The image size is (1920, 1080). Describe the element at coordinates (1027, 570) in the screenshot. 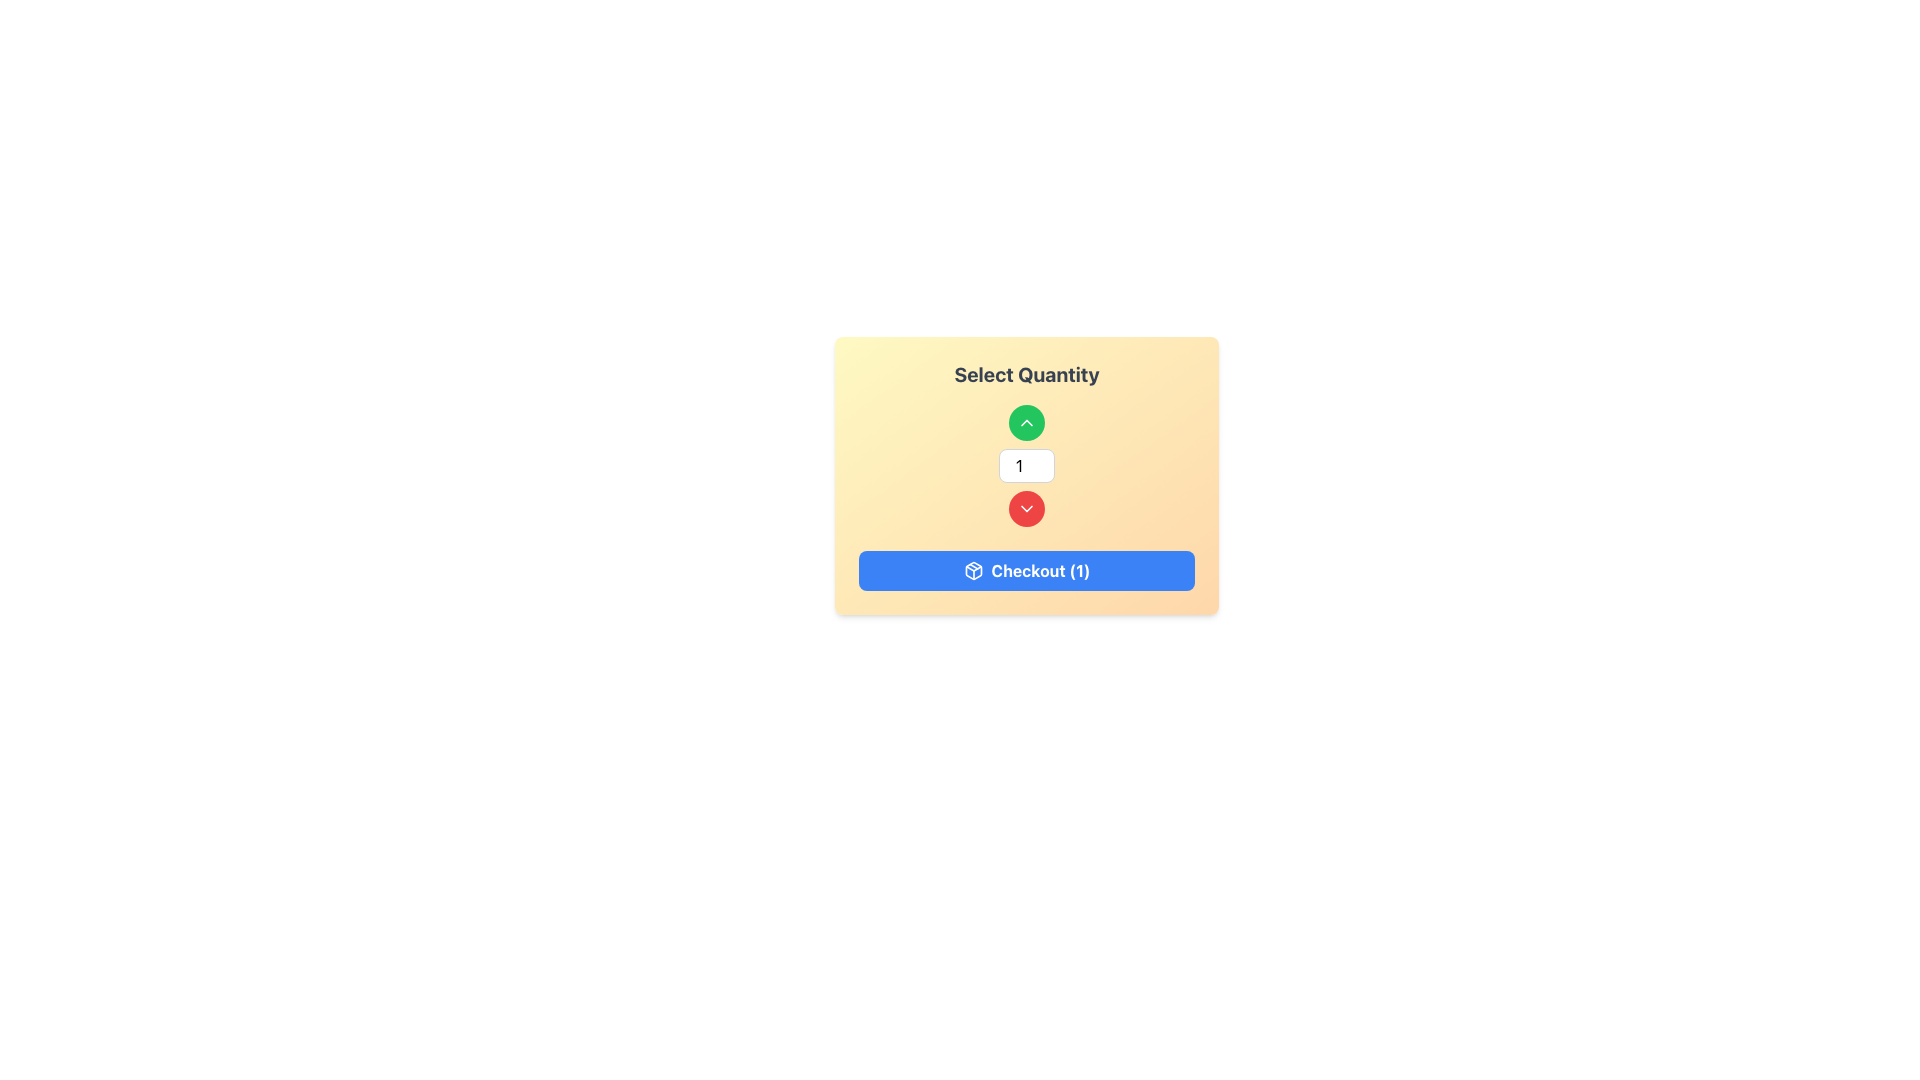

I see `the checkout button located at the bottom of the centered card layout` at that location.